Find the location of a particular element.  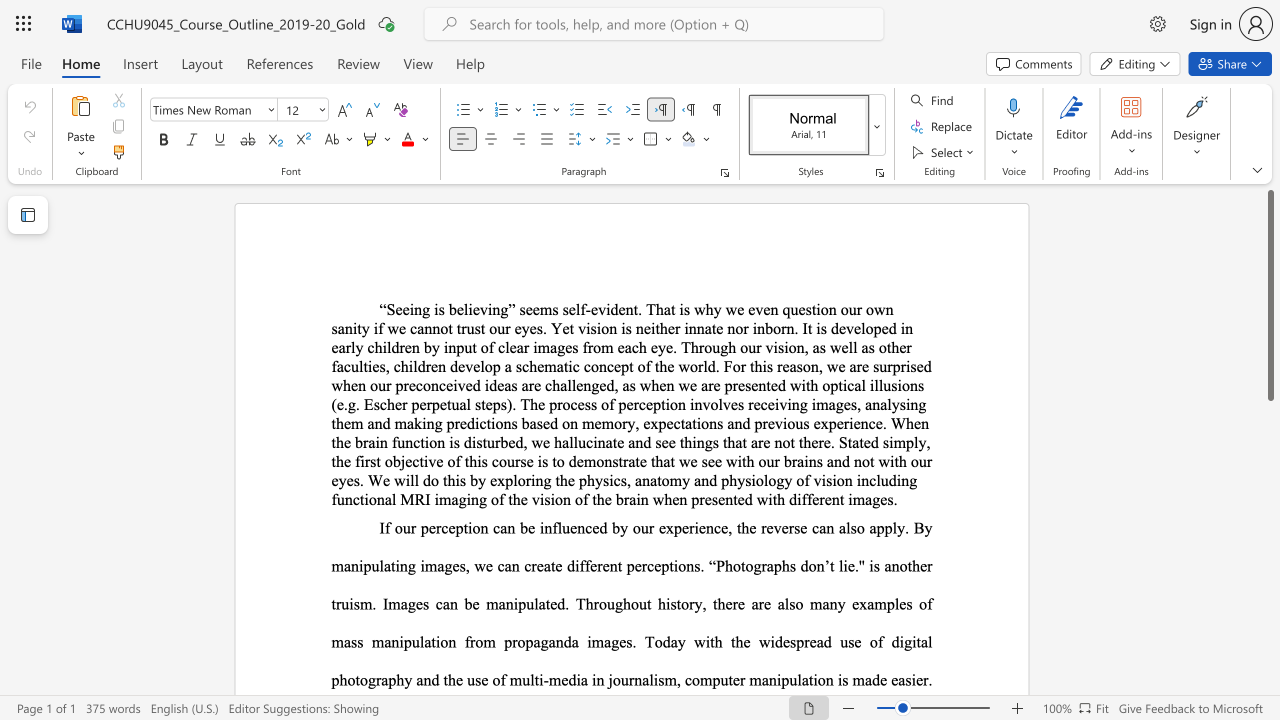

the scrollbar to move the content lower is located at coordinates (1269, 630).